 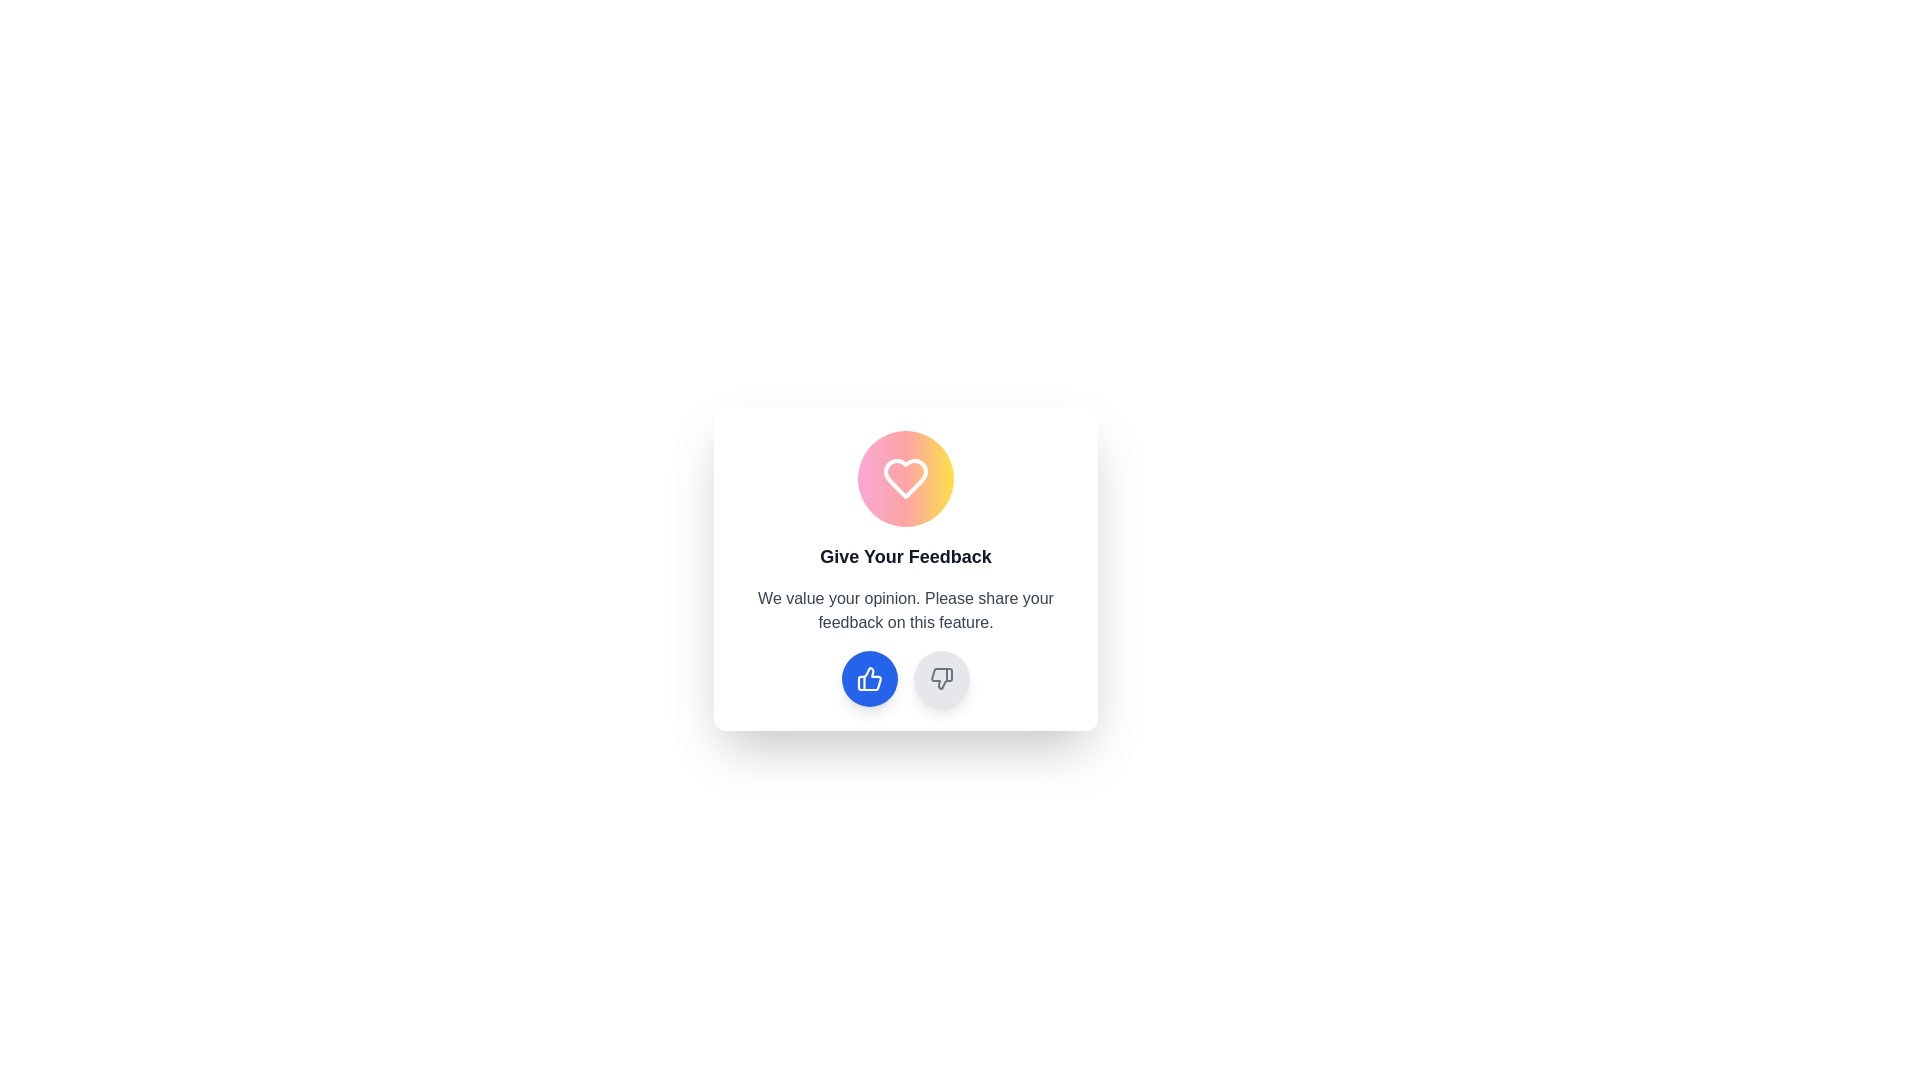 I want to click on the header text that draws attention to the feedback section, positioned centrally under an icon and above a feedback encouragement paragraph, so click(x=905, y=556).